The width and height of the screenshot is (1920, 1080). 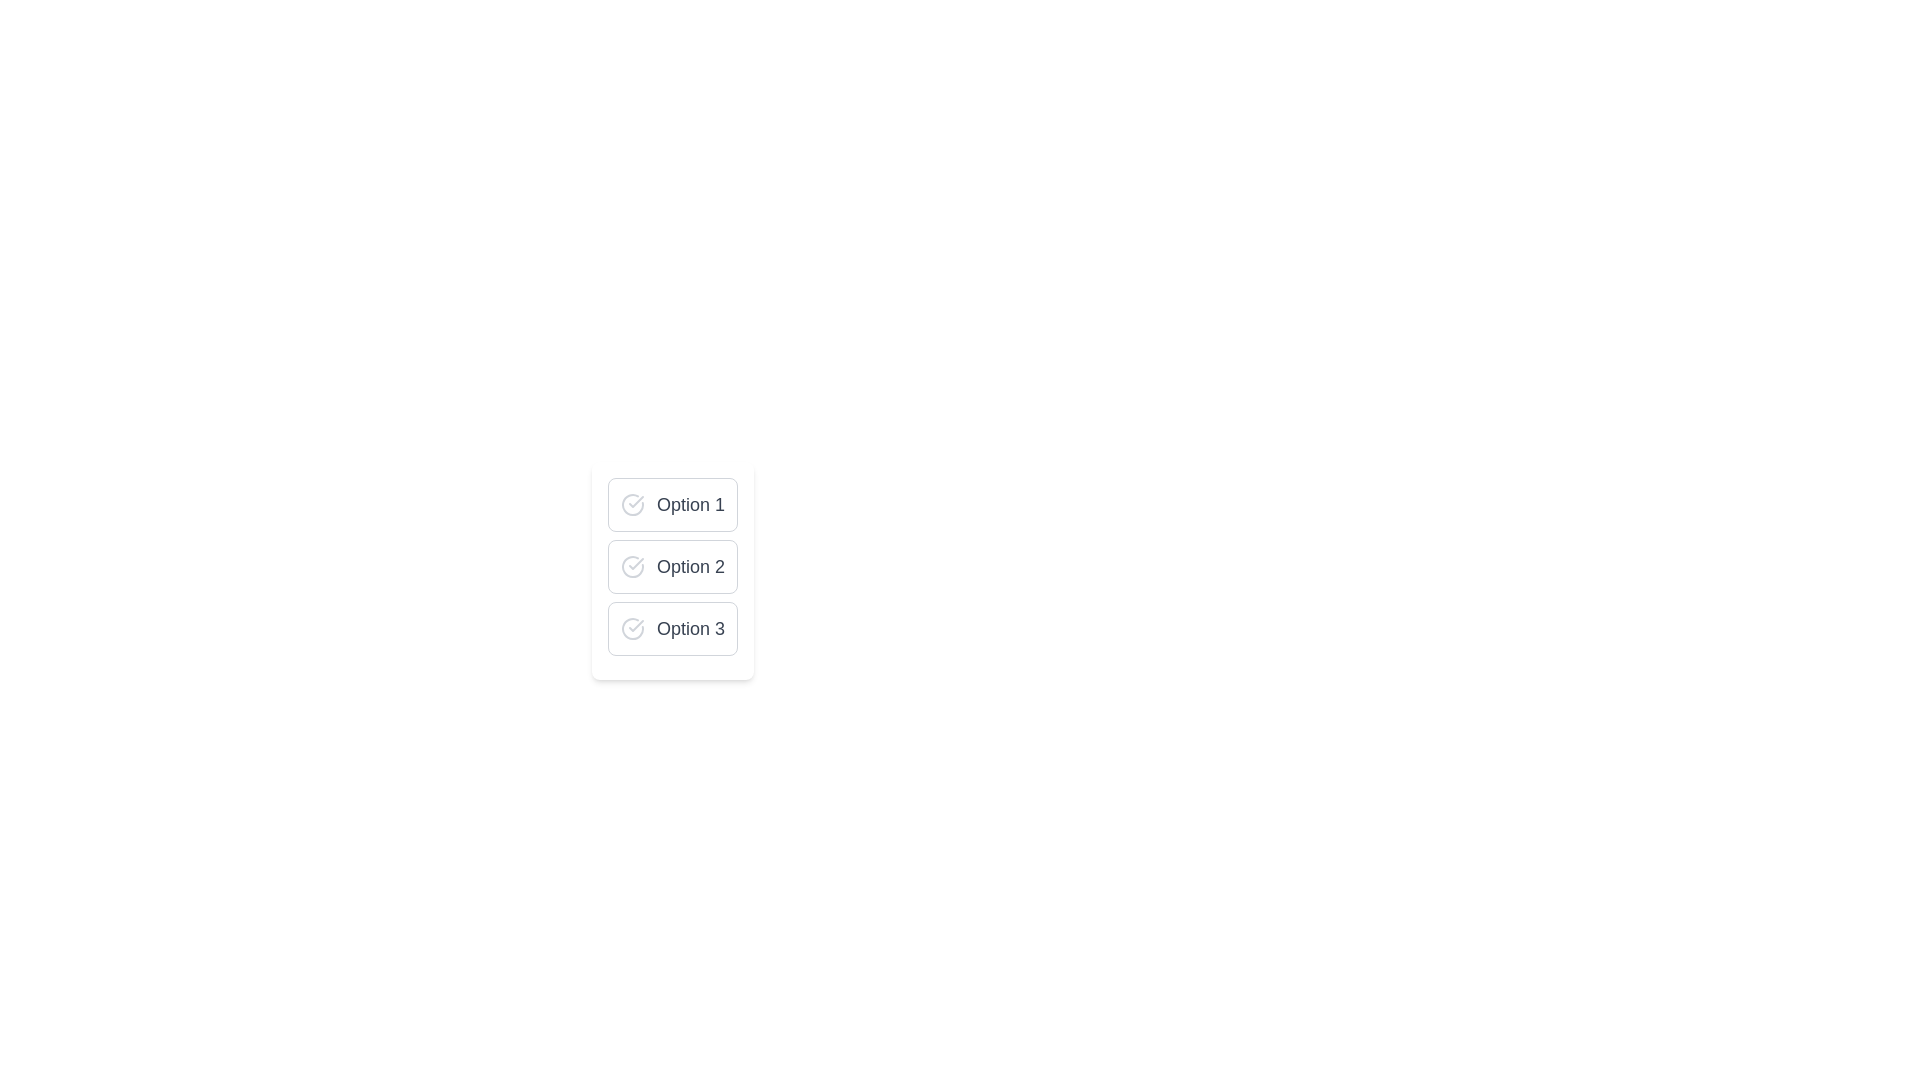 I want to click on text 'Option 3' from the selectable list item positioned as the third entry in a vertical stack, located below 'Option 2', so click(x=672, y=627).